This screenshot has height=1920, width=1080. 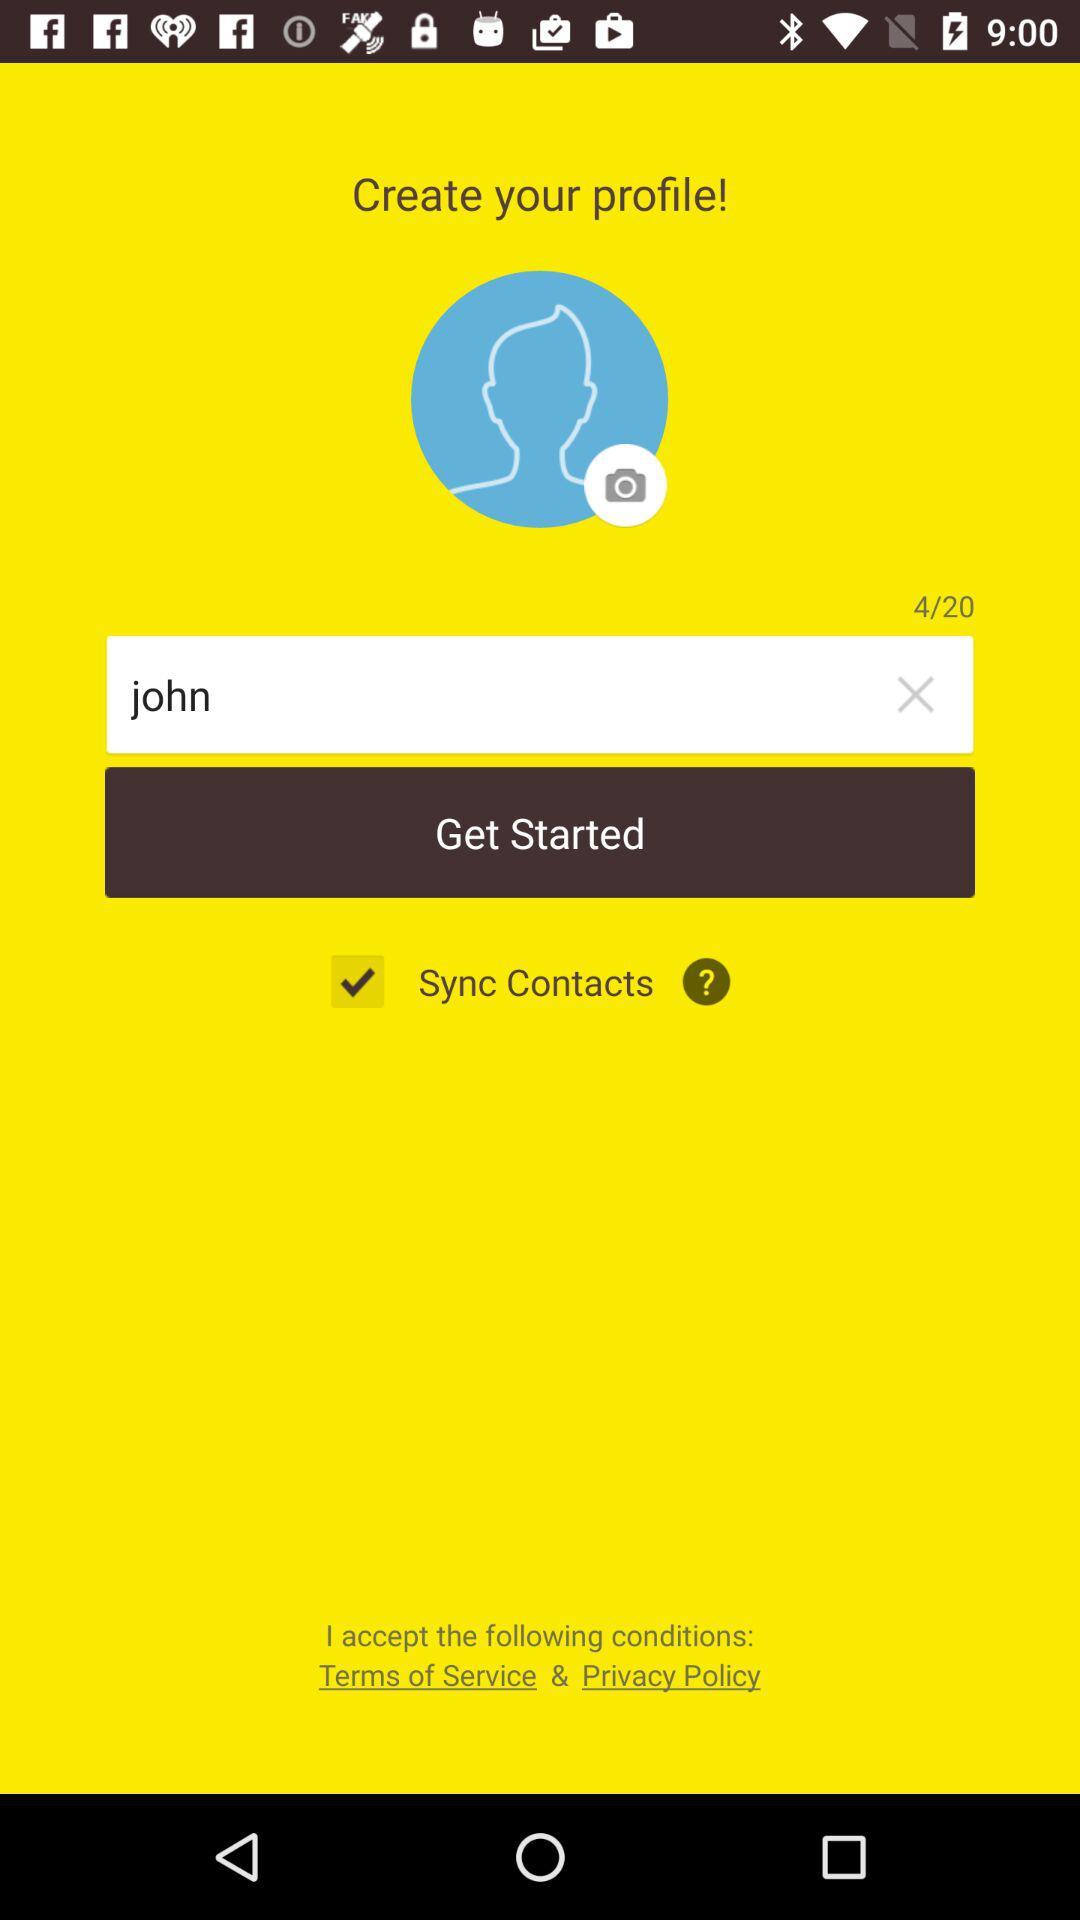 I want to click on item below the create your profile! icon, so click(x=538, y=399).